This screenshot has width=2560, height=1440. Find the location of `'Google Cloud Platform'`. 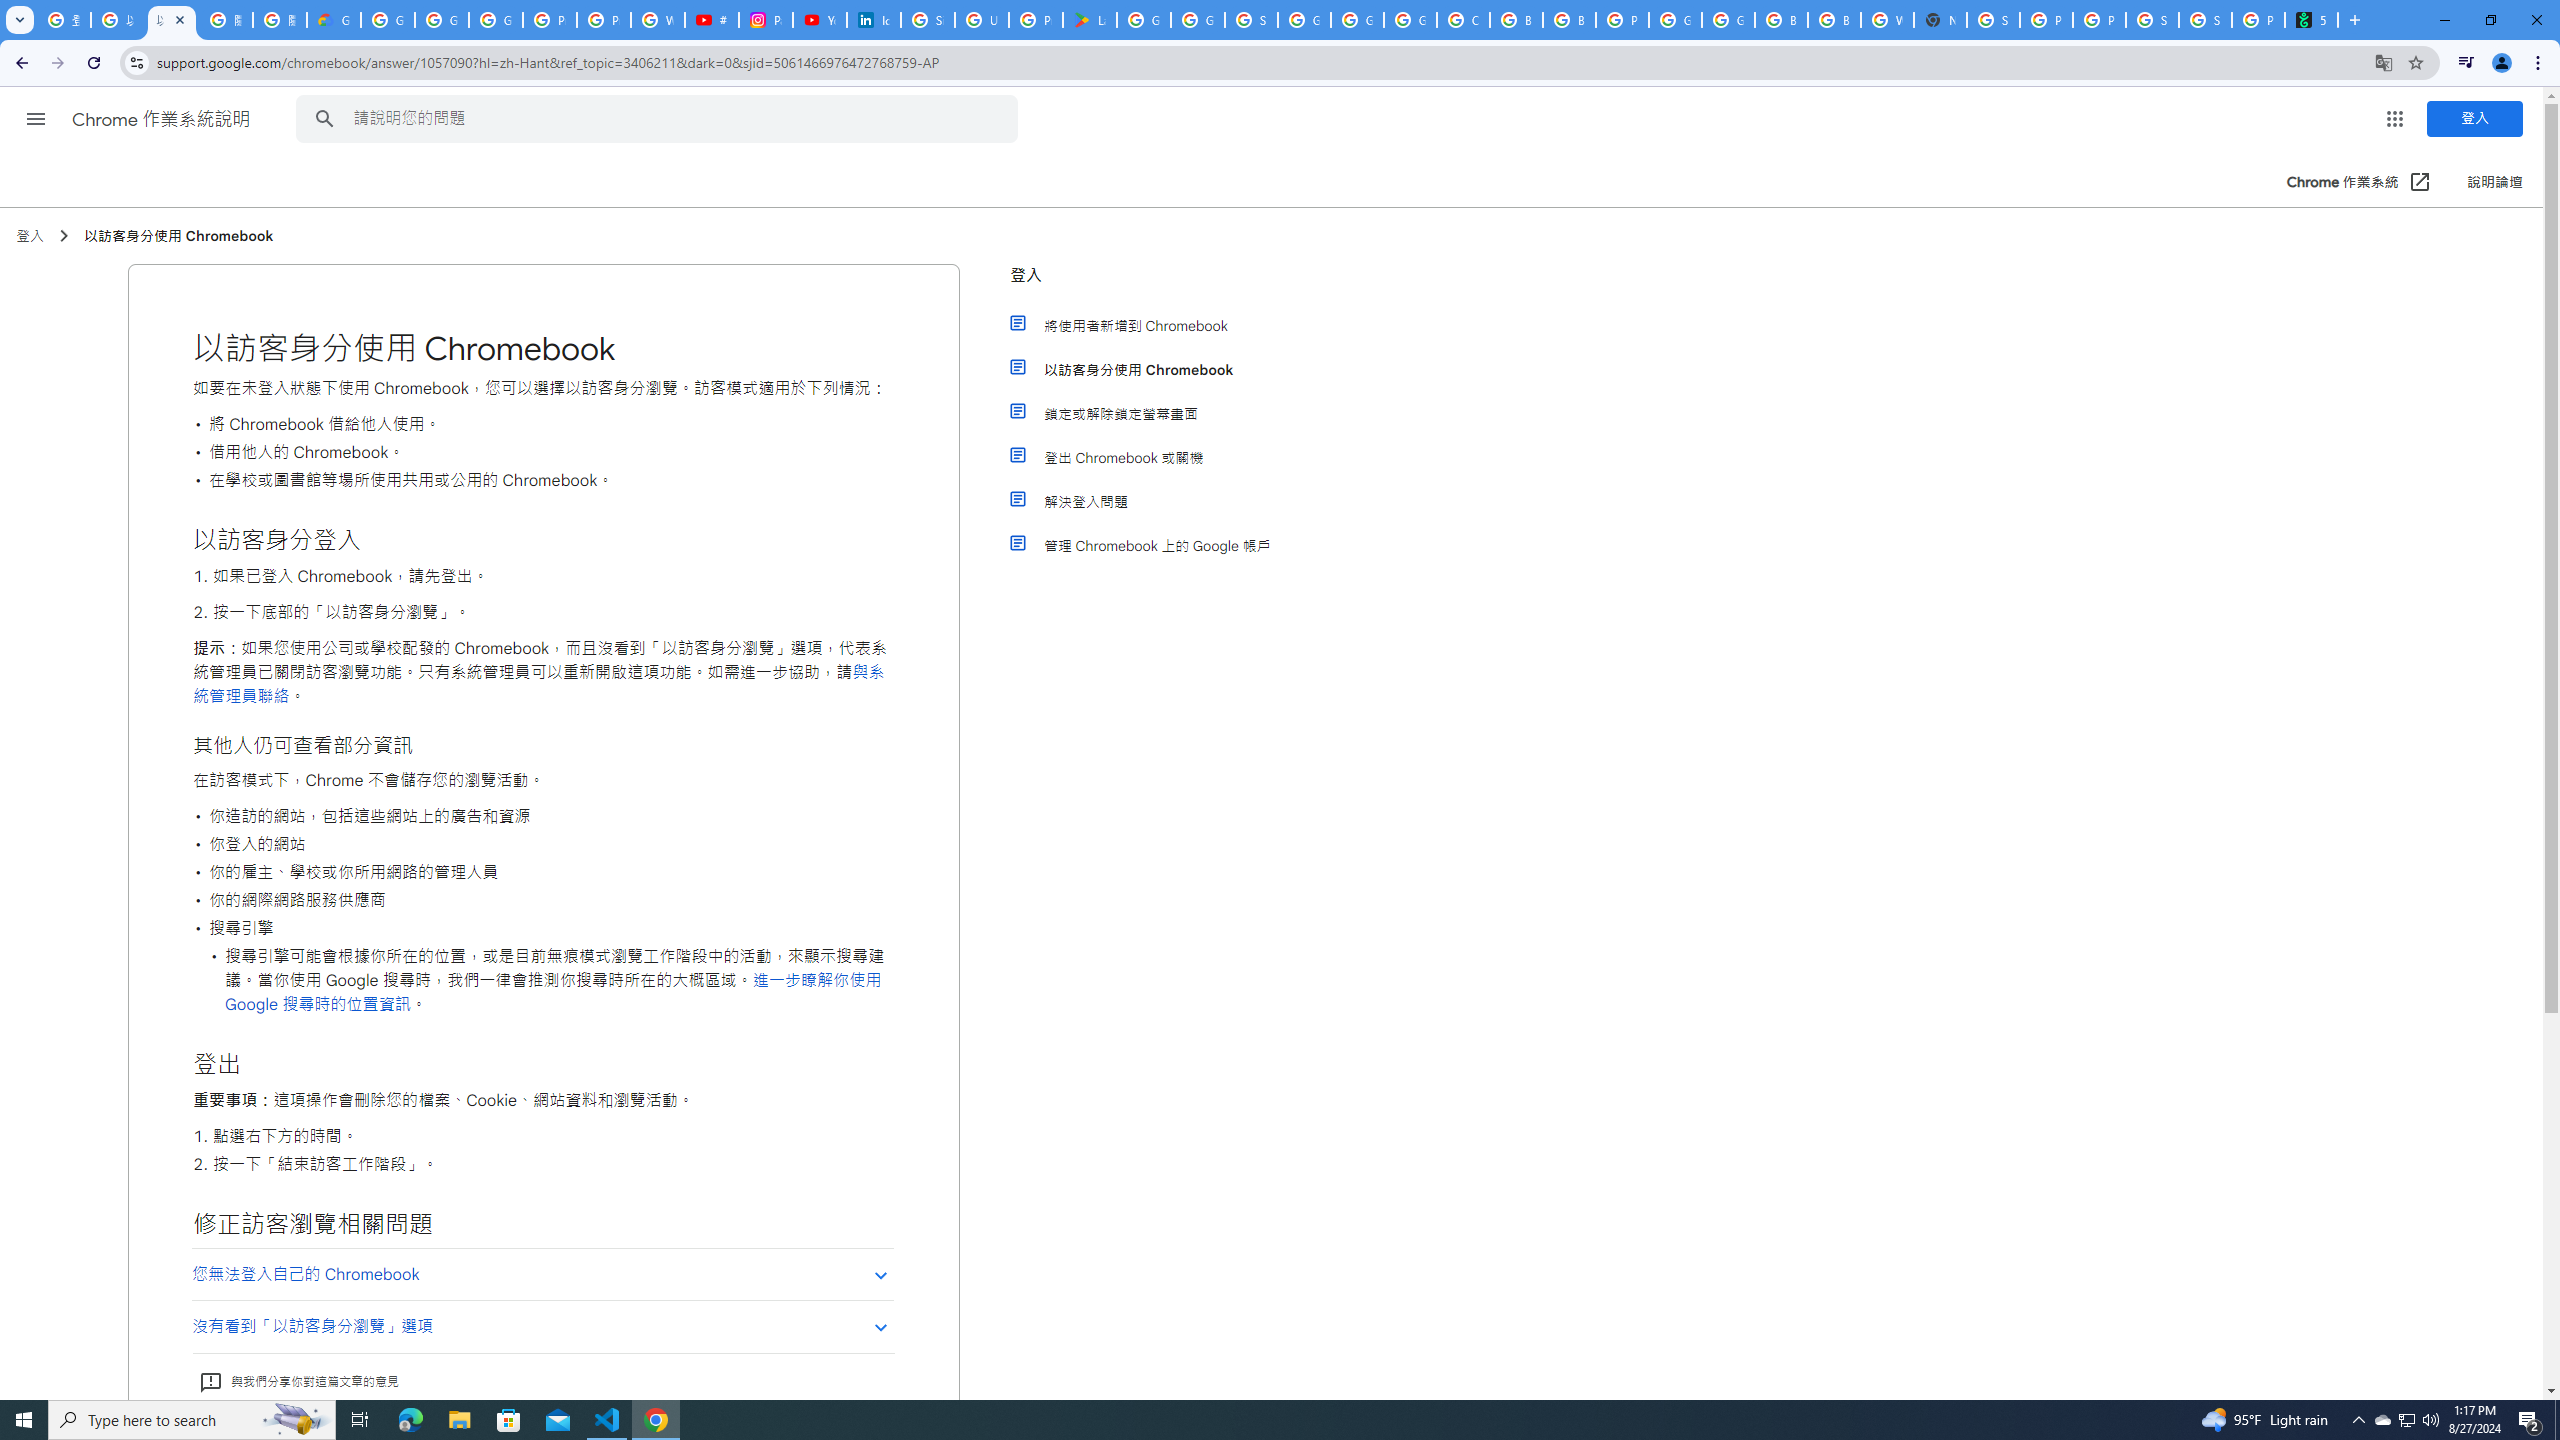

'Google Cloud Platform' is located at coordinates (1728, 19).